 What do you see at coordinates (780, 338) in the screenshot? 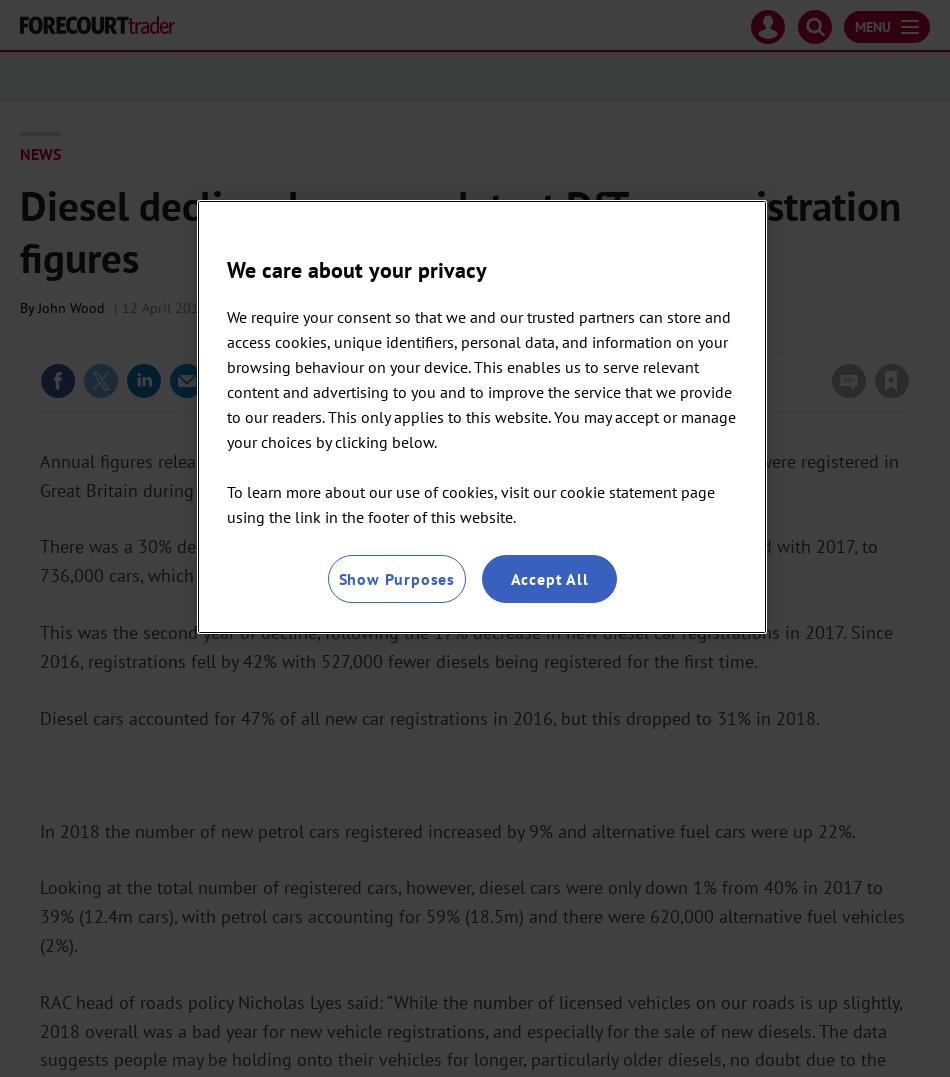
I see `'to your account to use this feature'` at bounding box center [780, 338].